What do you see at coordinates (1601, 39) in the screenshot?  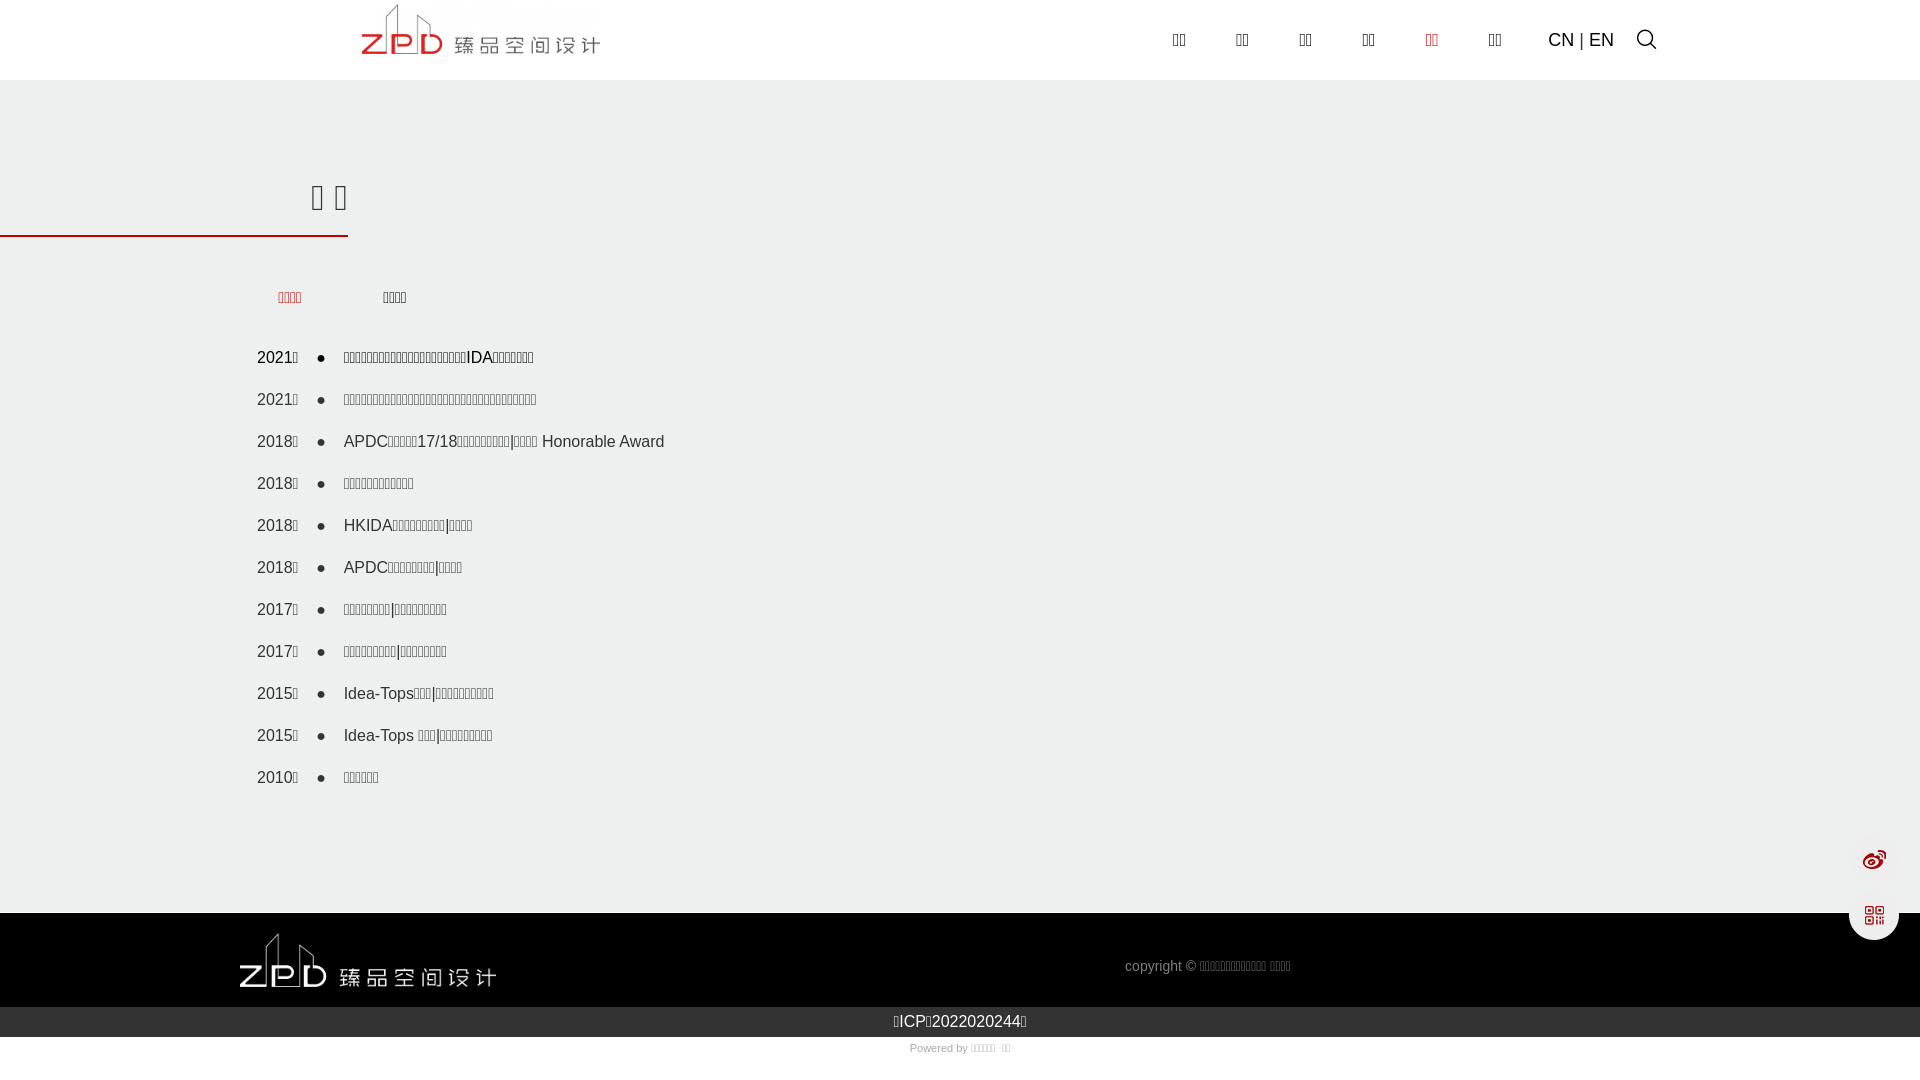 I see `'EN'` at bounding box center [1601, 39].